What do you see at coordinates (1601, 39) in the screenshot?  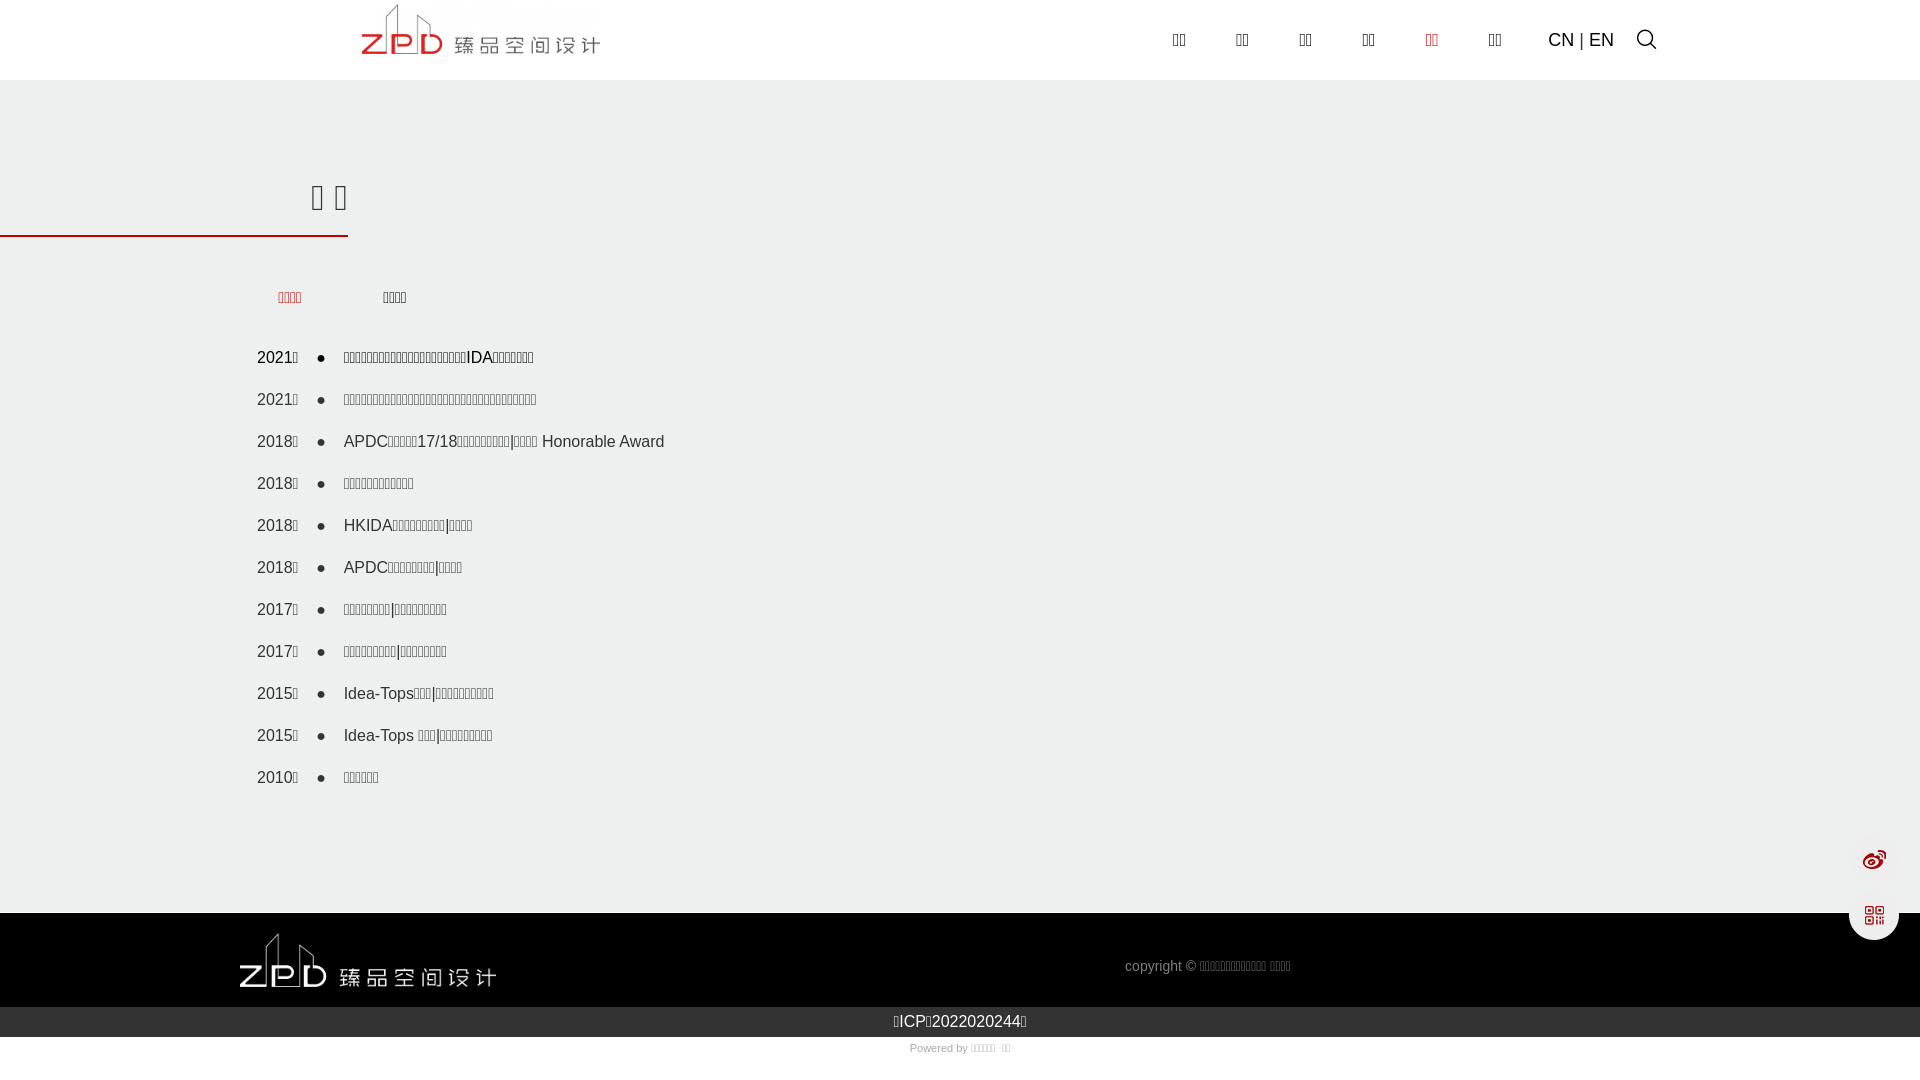 I see `'EN'` at bounding box center [1601, 39].